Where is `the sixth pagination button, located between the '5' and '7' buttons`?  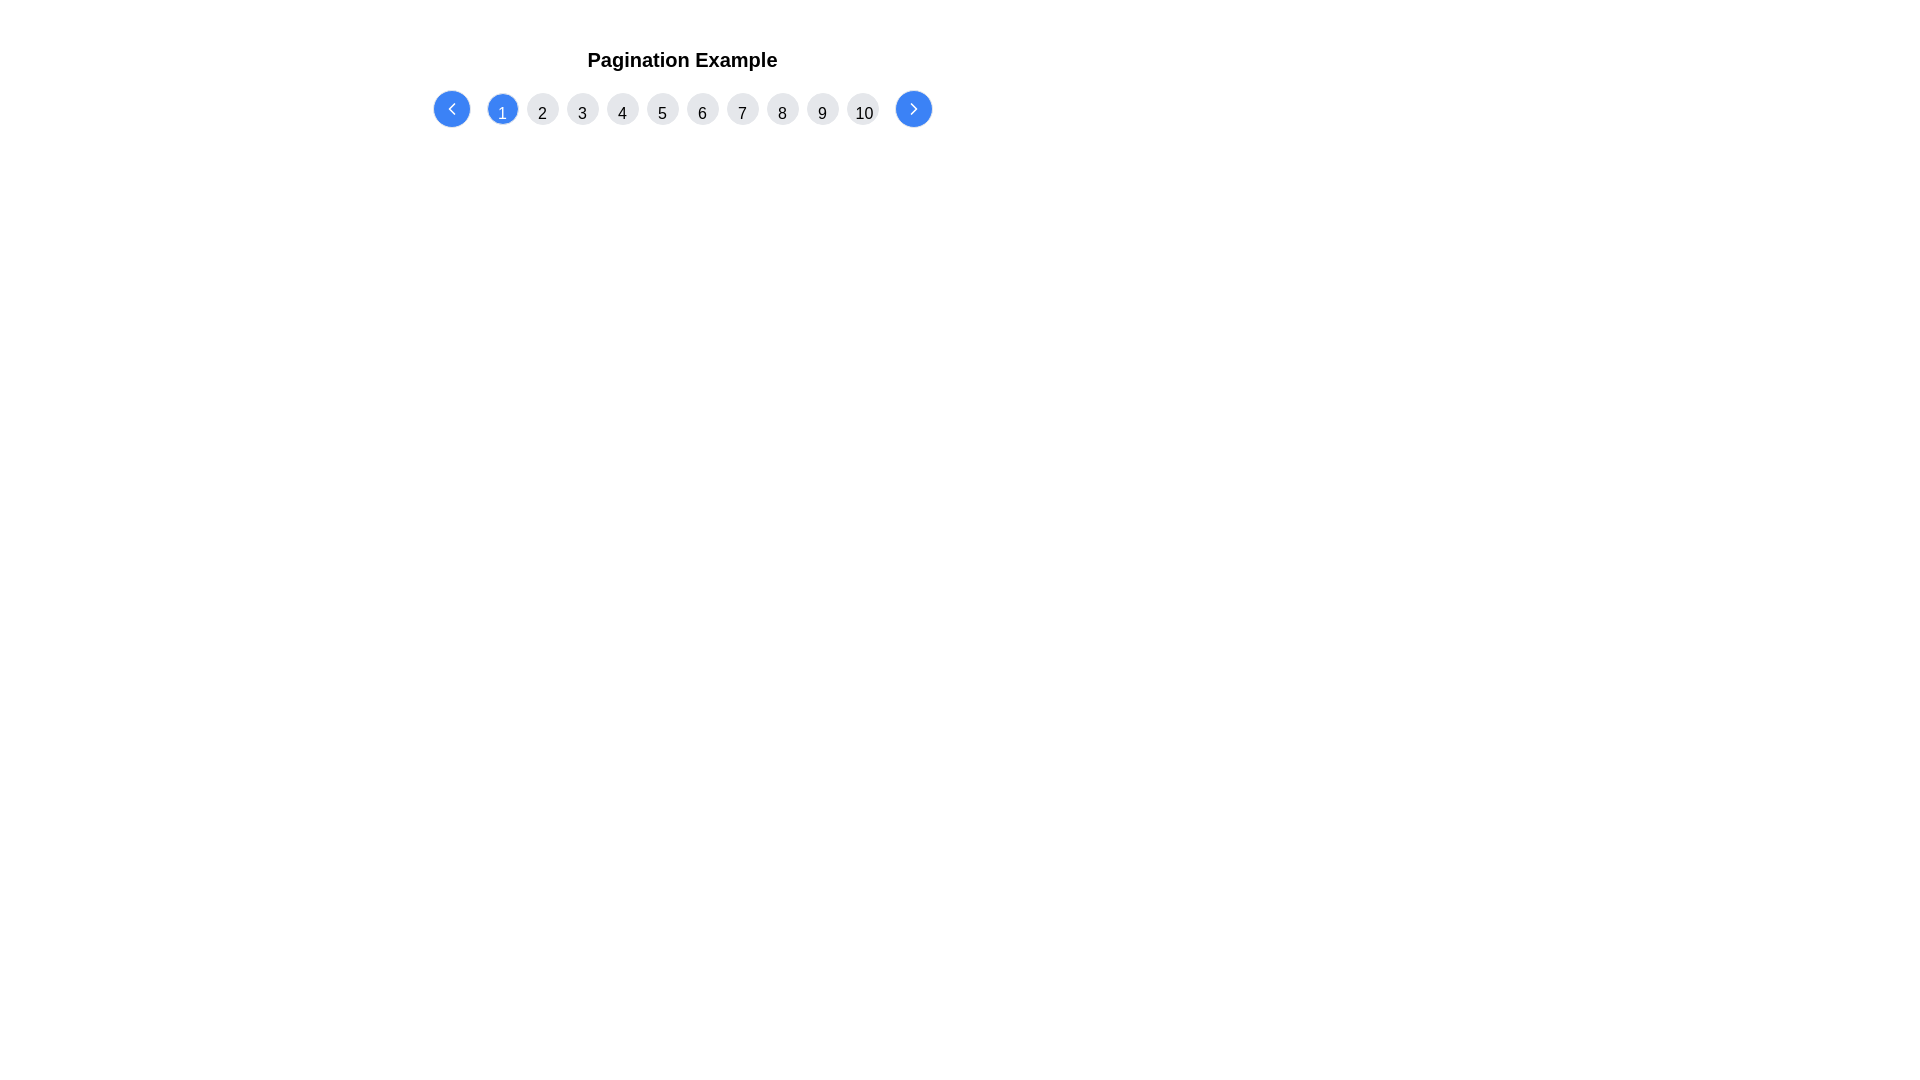 the sixth pagination button, located between the '5' and '7' buttons is located at coordinates (682, 108).